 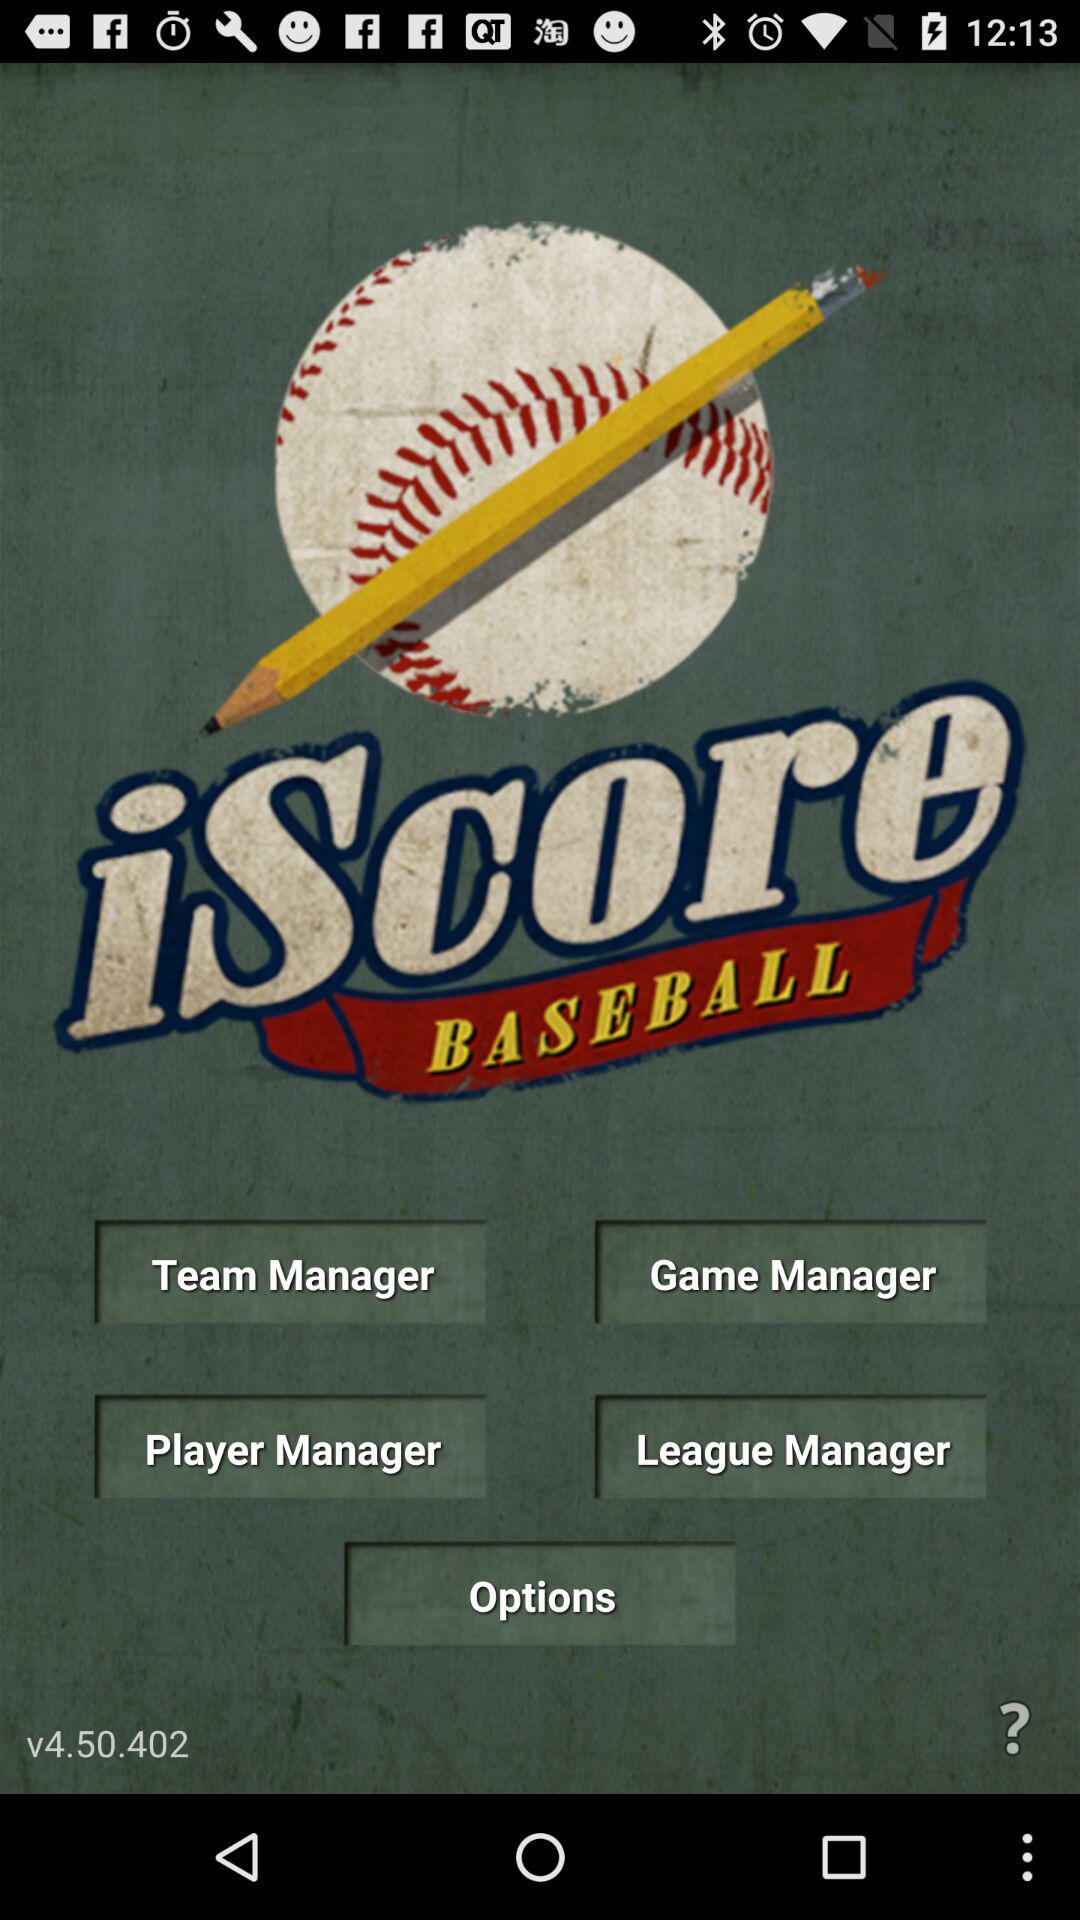 I want to click on the player manager, so click(x=289, y=1446).